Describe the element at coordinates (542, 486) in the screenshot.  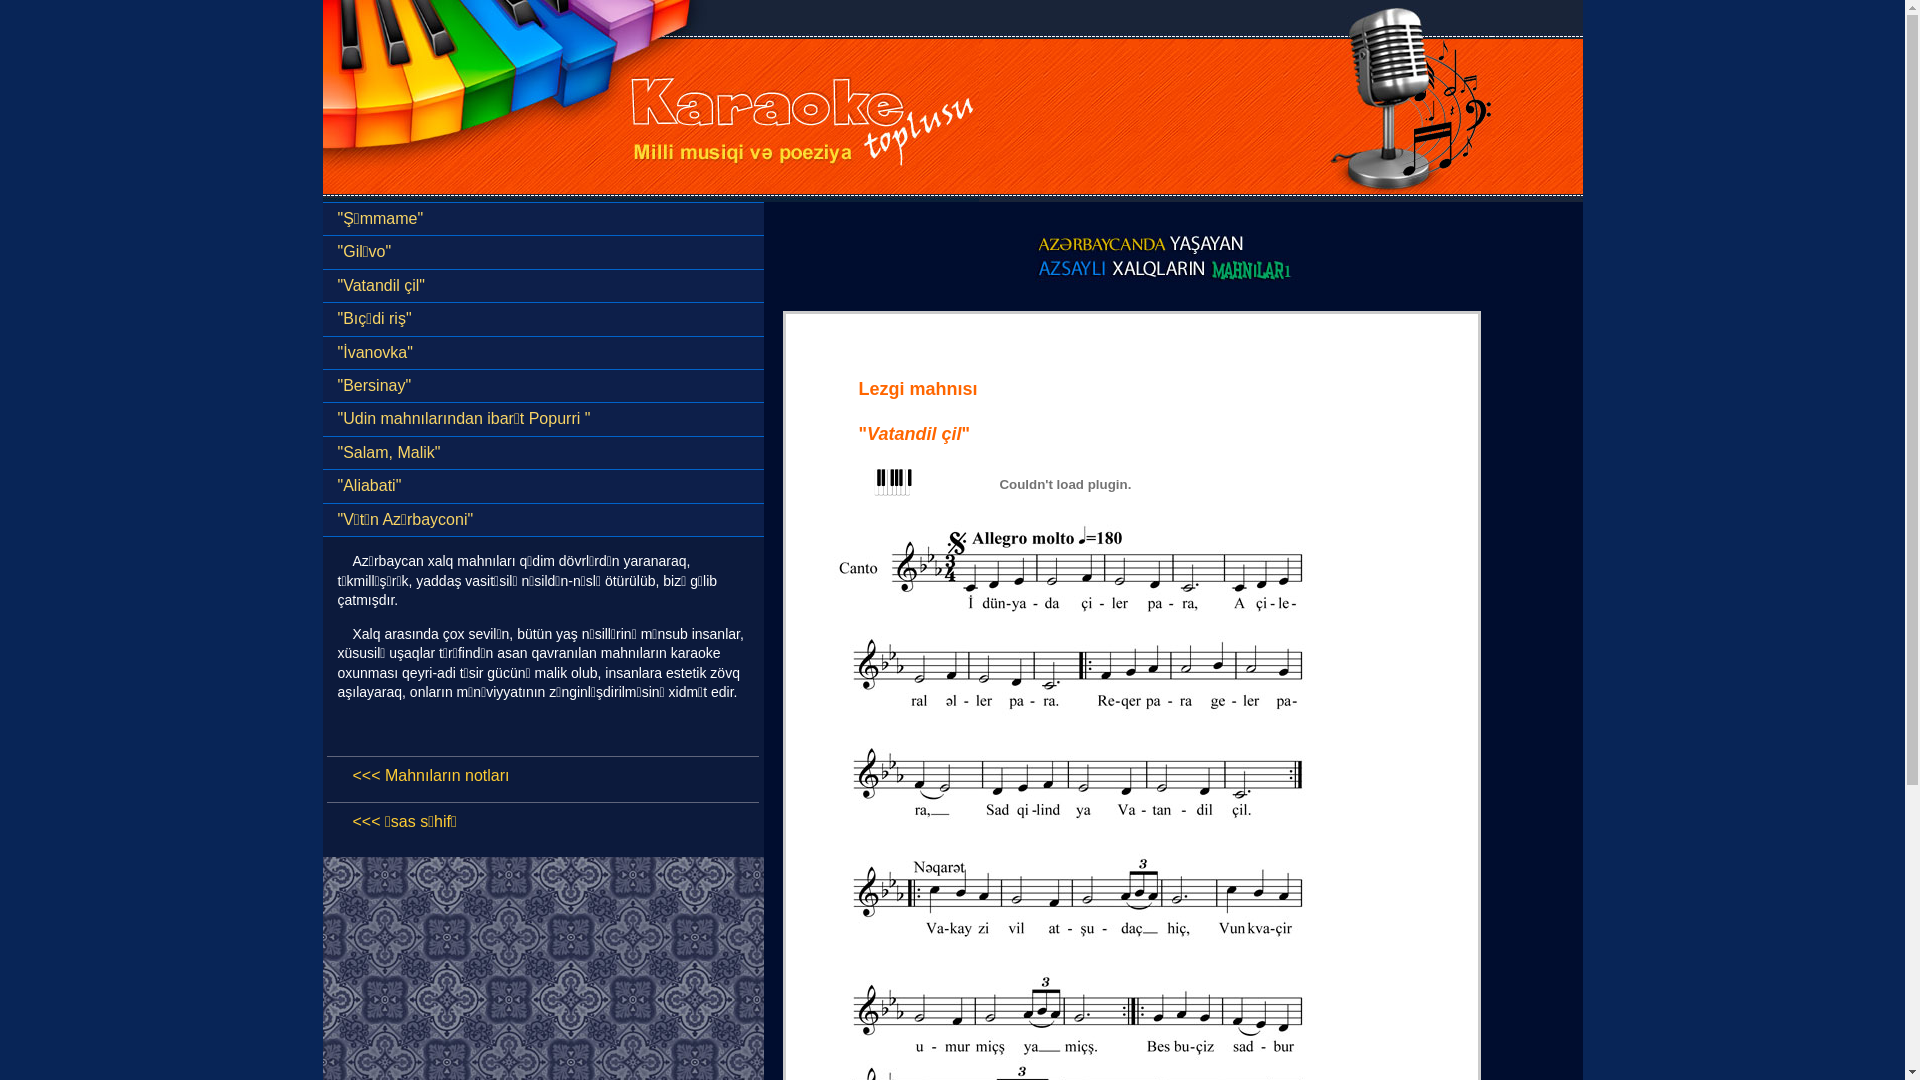
I see `'"Aliabati"'` at that location.